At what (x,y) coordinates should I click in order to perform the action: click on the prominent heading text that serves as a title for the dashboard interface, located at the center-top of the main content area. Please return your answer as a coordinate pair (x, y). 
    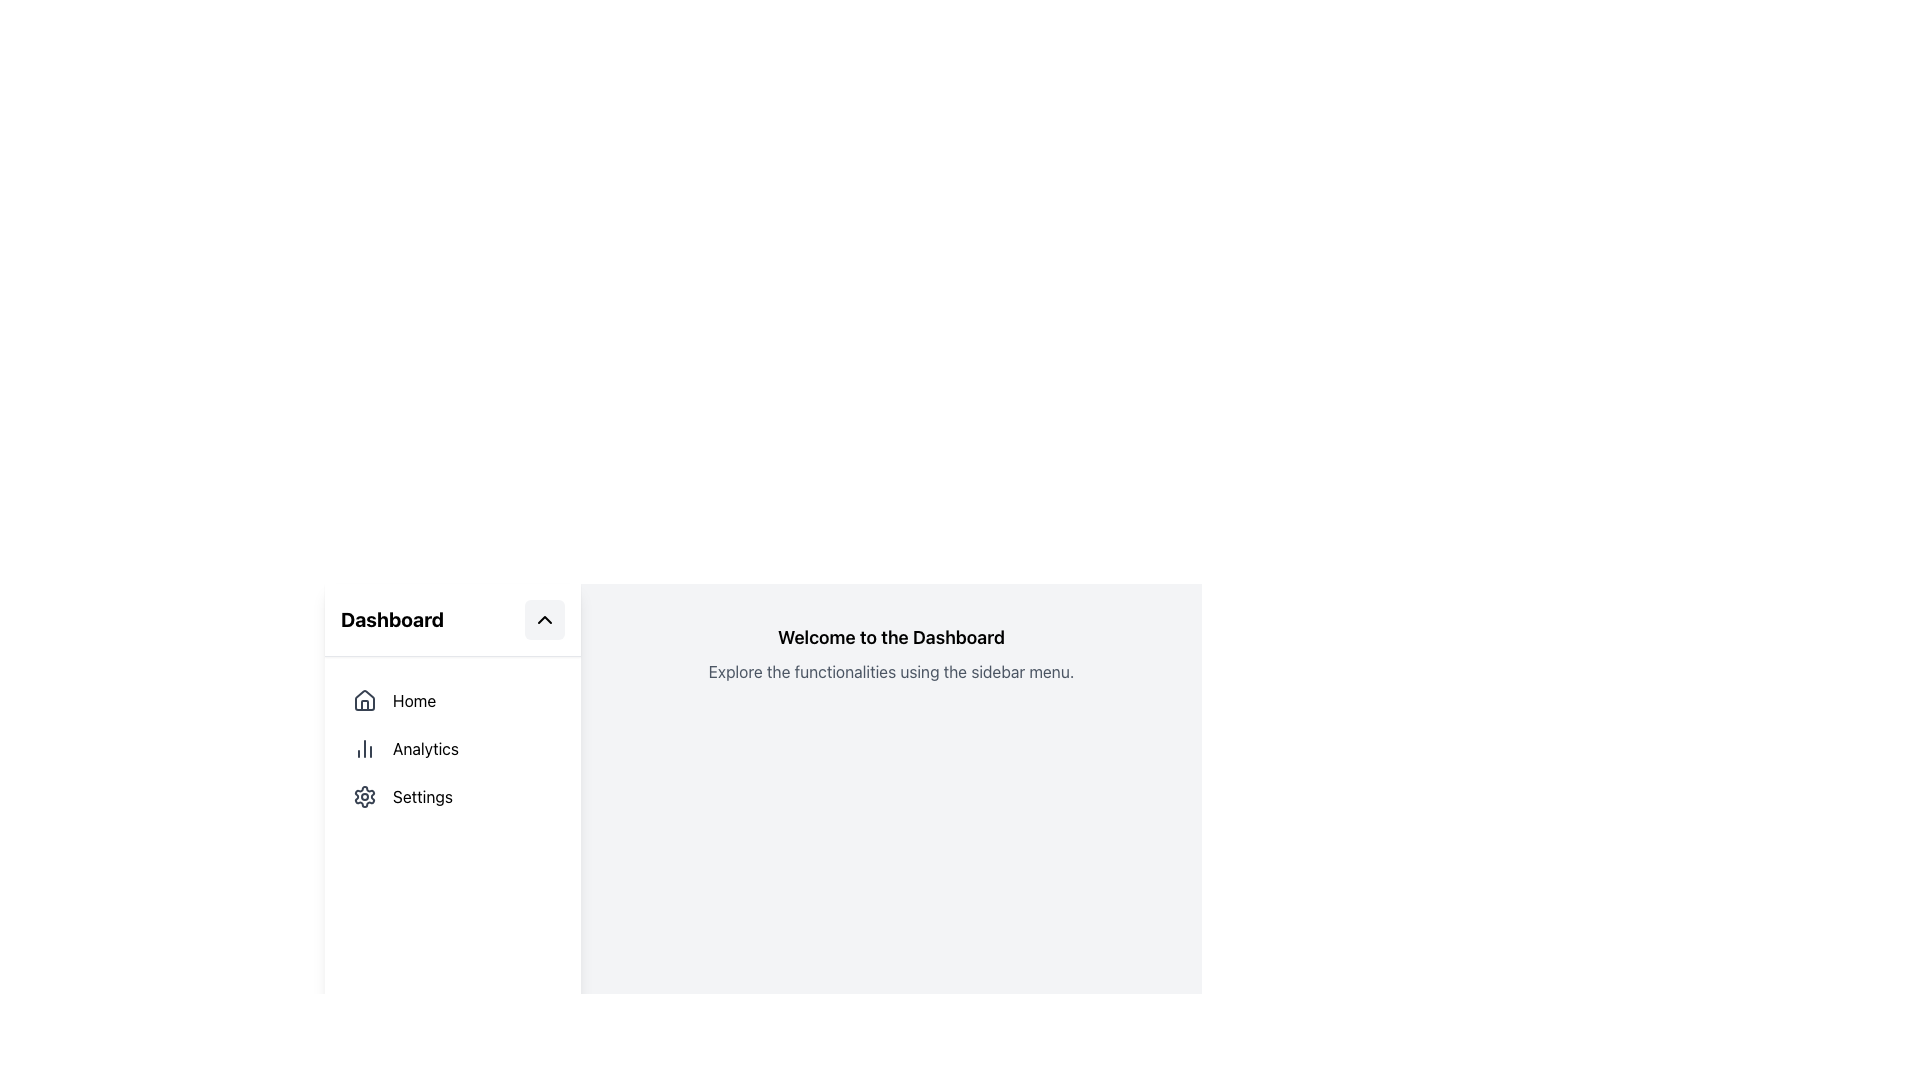
    Looking at the image, I should click on (890, 637).